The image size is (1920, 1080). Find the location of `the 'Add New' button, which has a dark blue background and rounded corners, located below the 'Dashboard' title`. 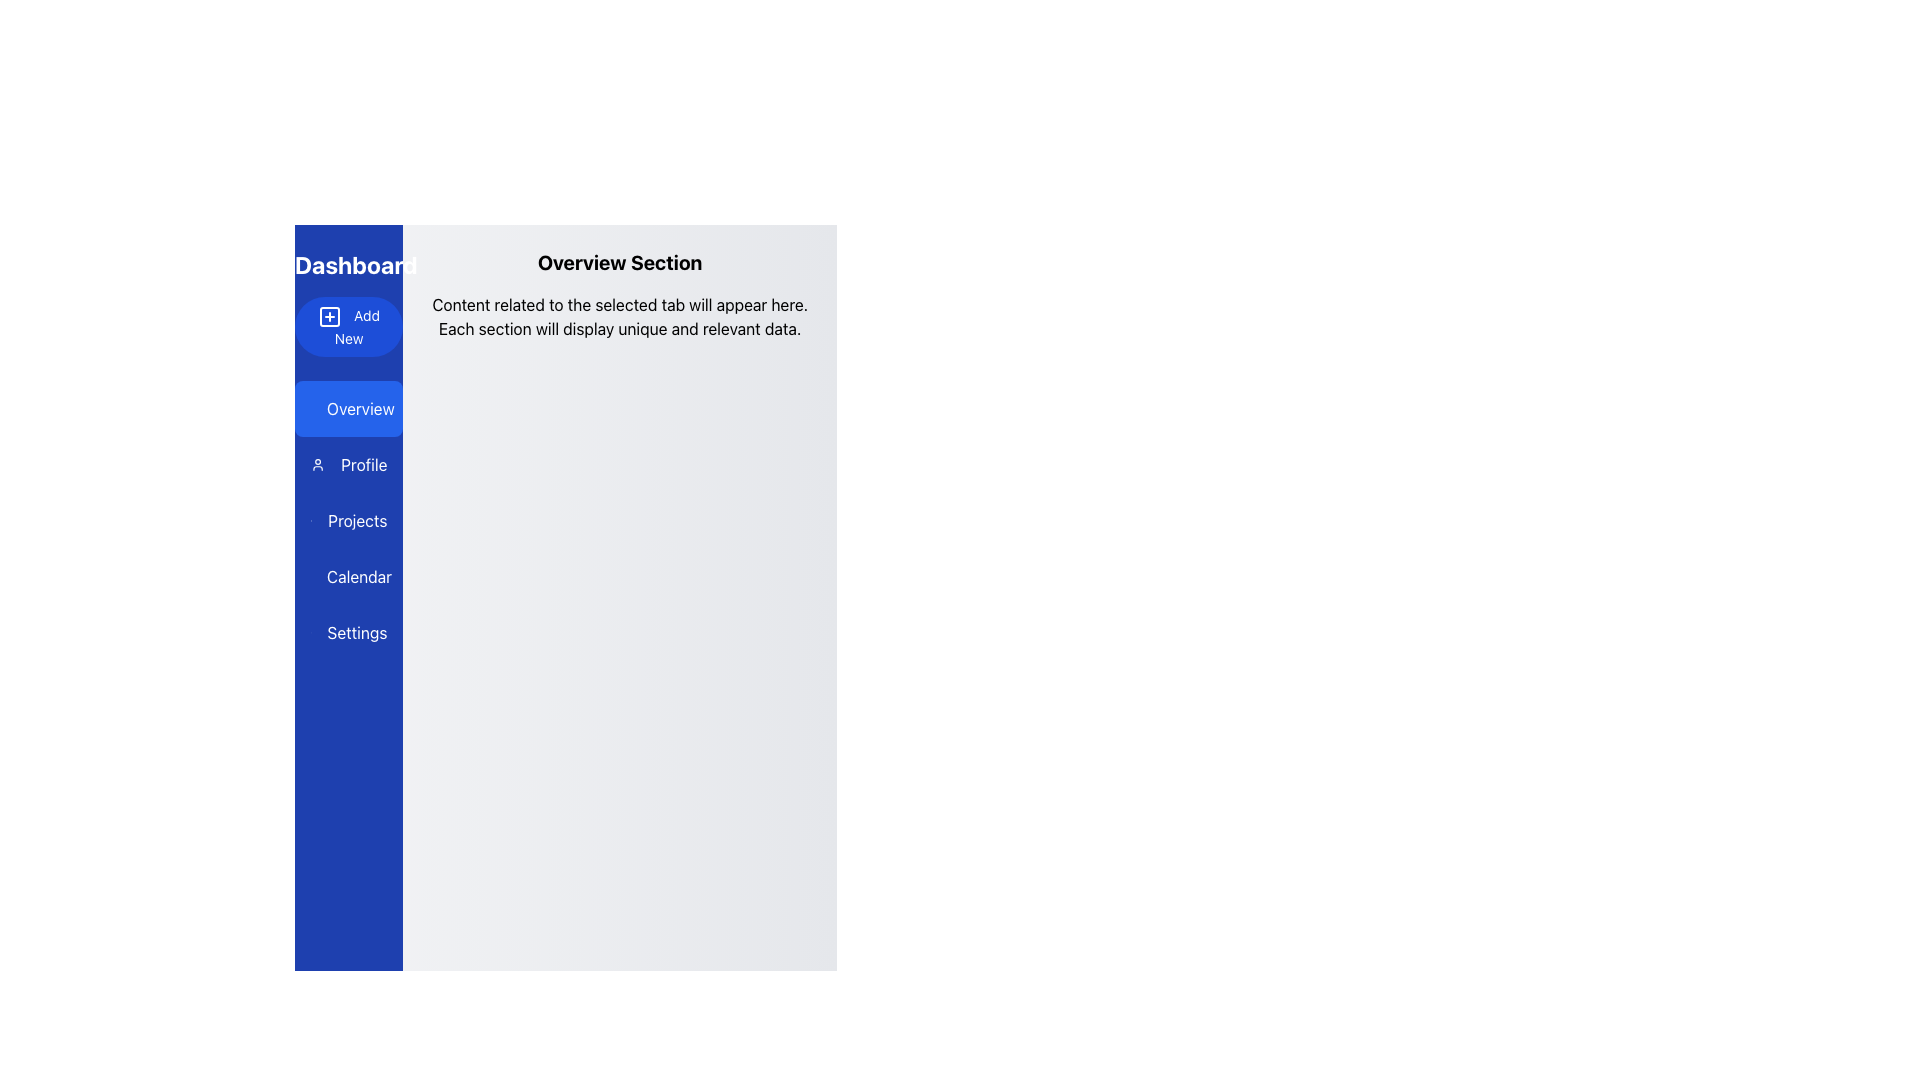

the 'Add New' button, which has a dark blue background and rounded corners, located below the 'Dashboard' title is located at coordinates (349, 326).